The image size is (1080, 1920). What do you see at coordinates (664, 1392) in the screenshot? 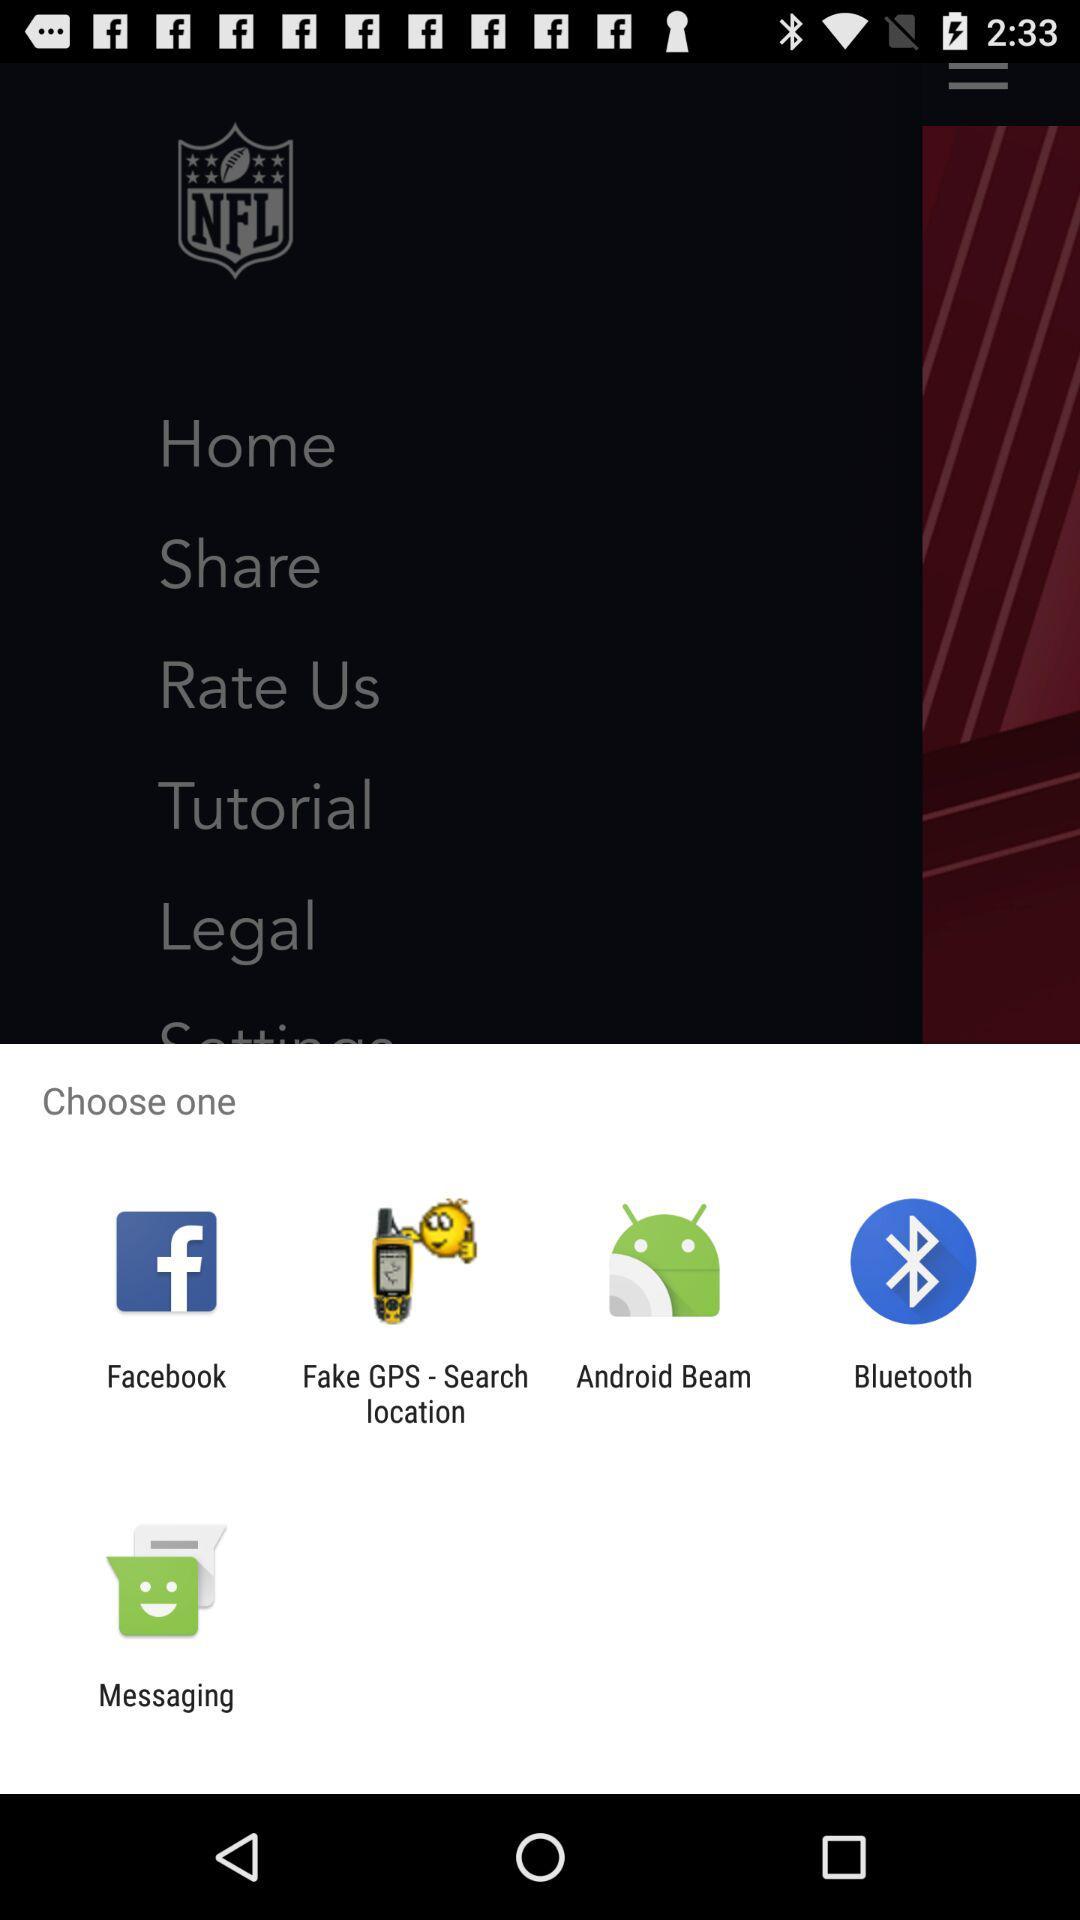
I see `item next to the fake gps search app` at bounding box center [664, 1392].